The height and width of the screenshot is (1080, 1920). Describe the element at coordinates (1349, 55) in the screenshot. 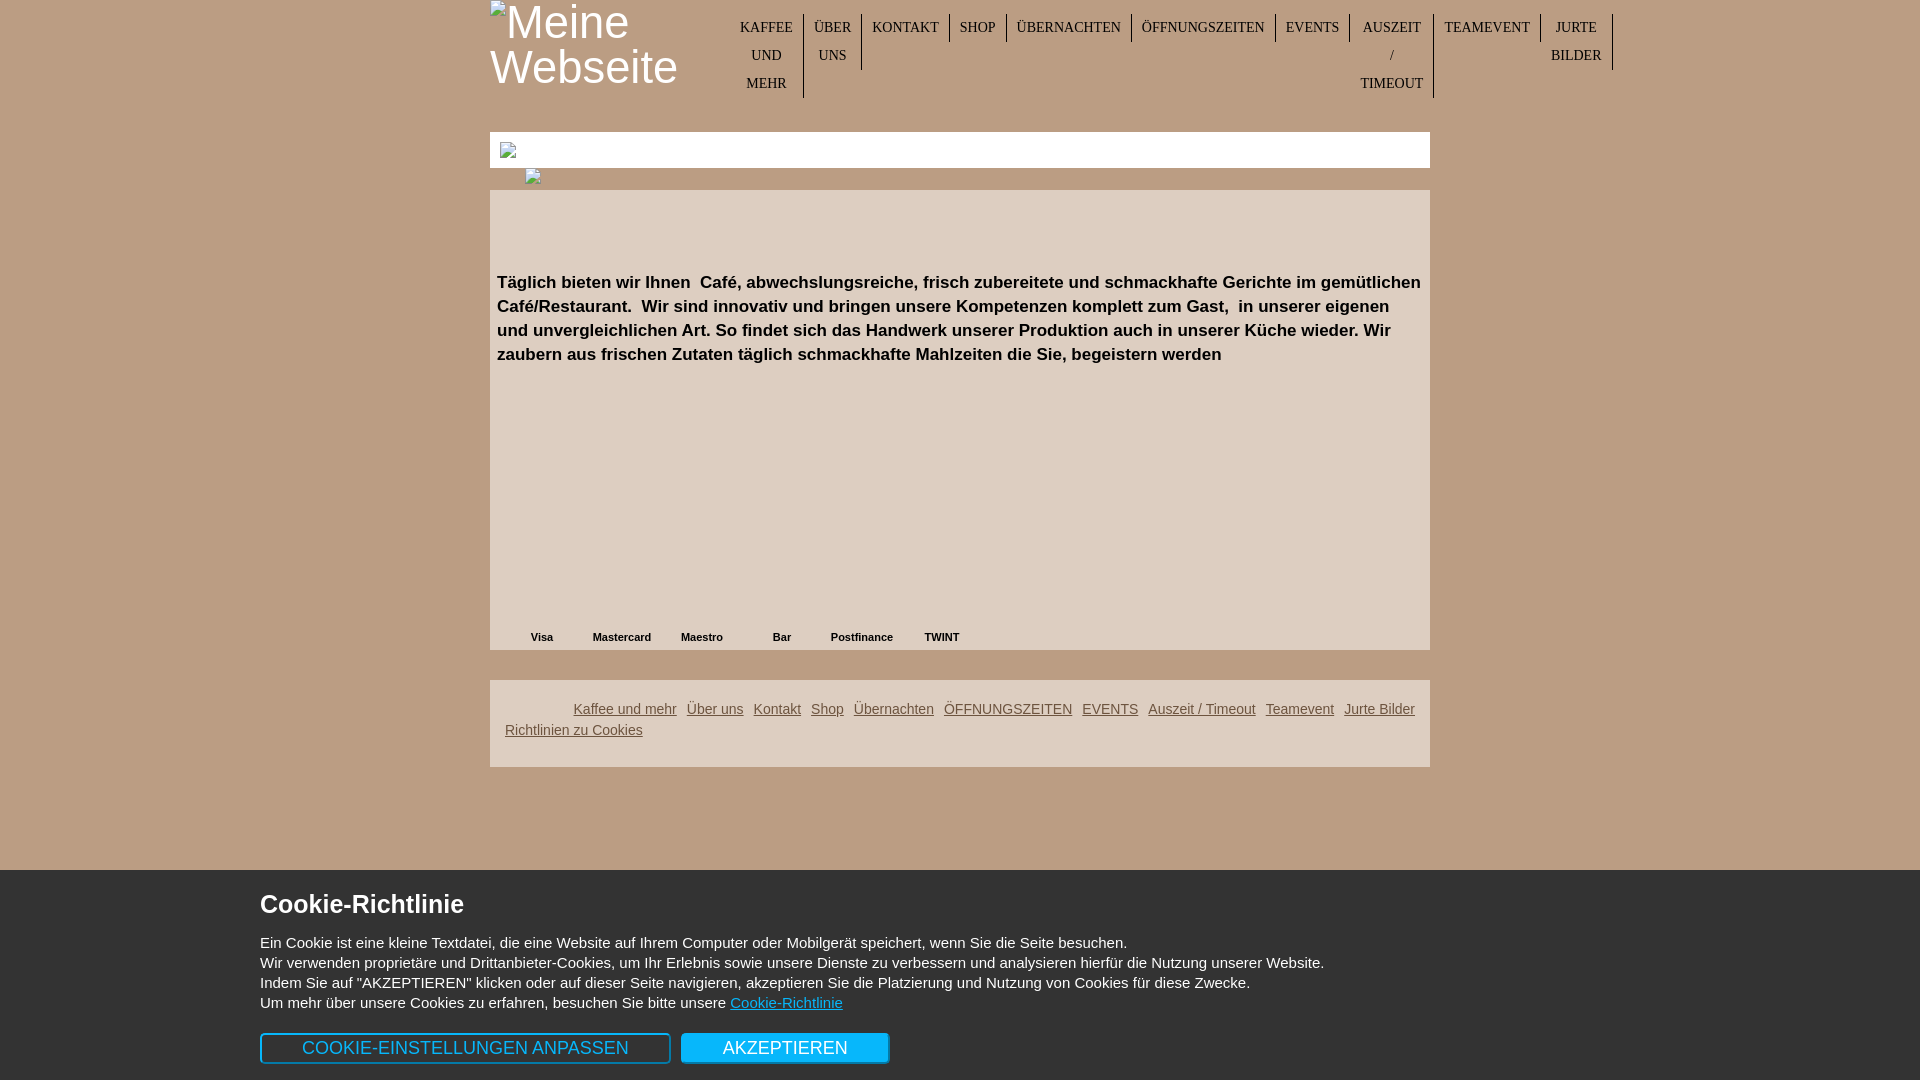

I see `'AUSZEIT / TIMEOUT'` at that location.